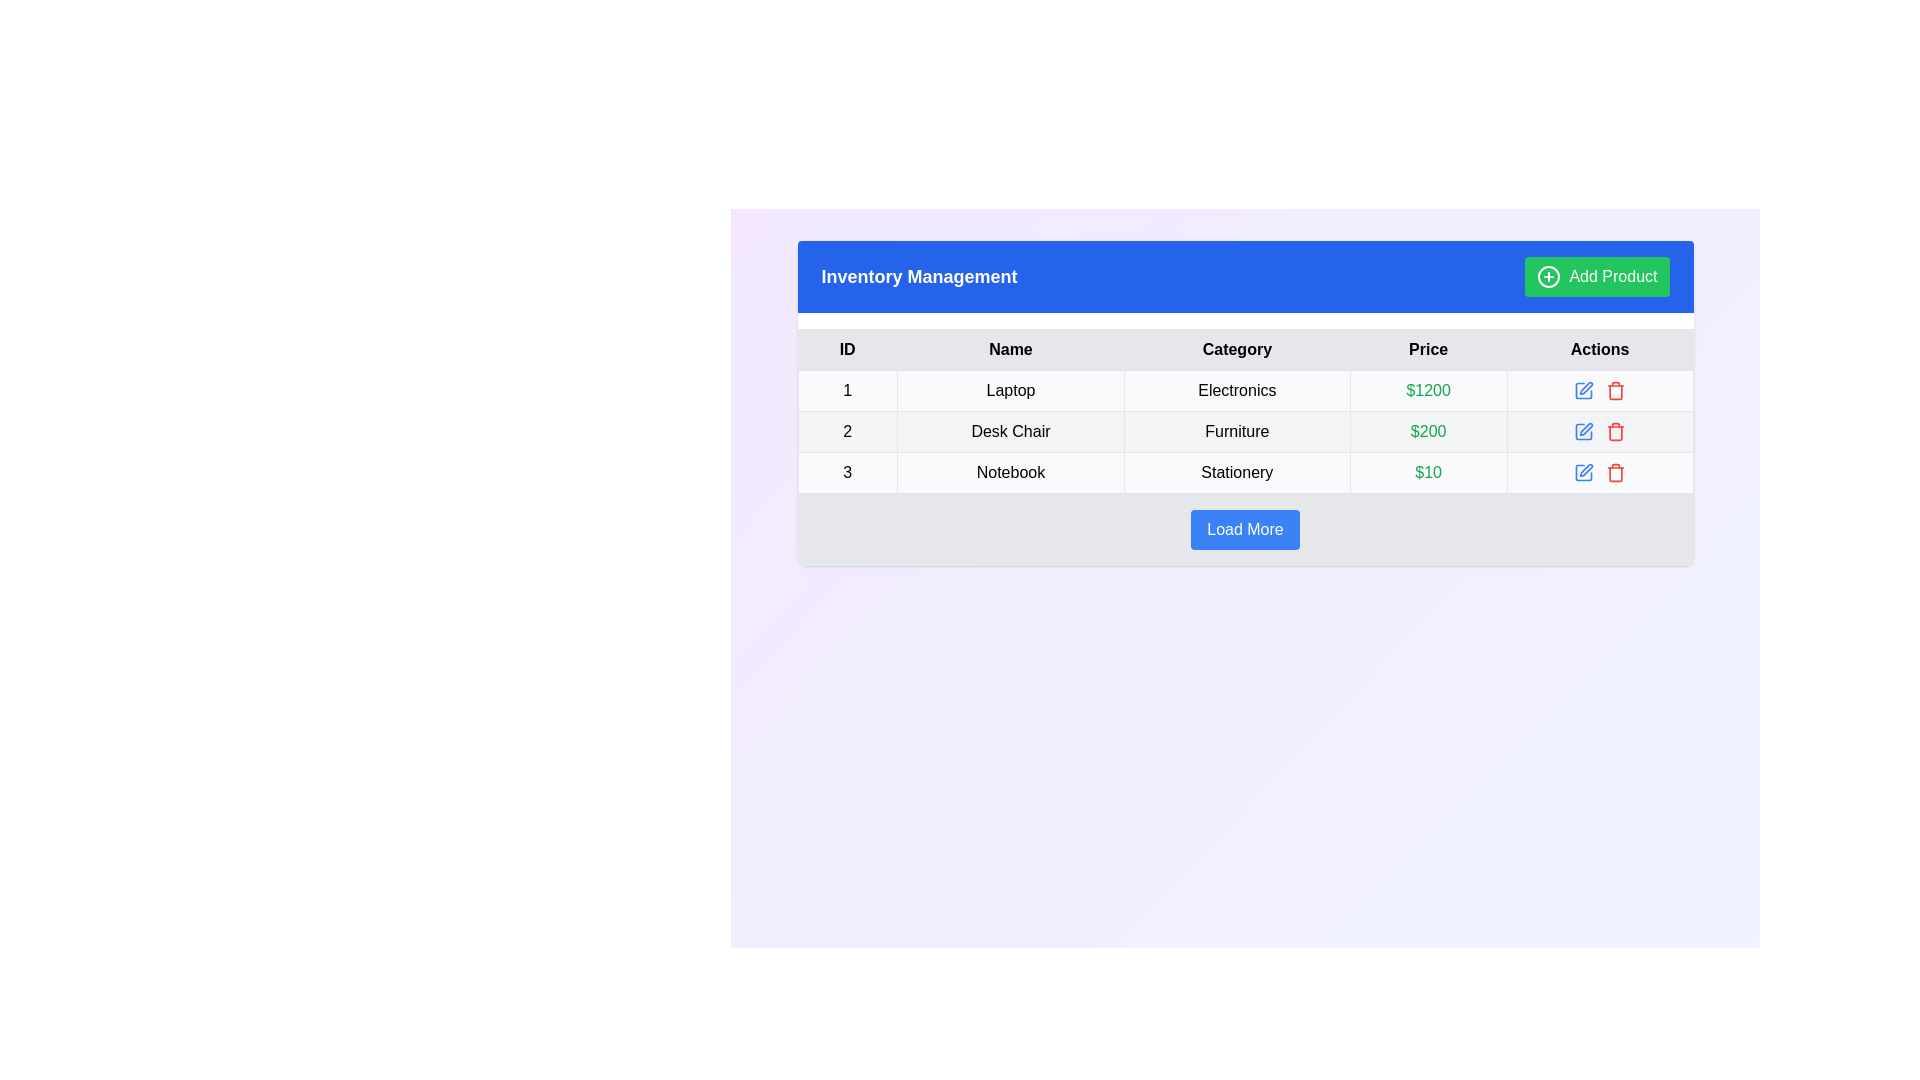 The height and width of the screenshot is (1080, 1920). What do you see at coordinates (1583, 431) in the screenshot?
I see `the edit icon in the 'Actions' column of the second row corresponding to 'Furniture'` at bounding box center [1583, 431].